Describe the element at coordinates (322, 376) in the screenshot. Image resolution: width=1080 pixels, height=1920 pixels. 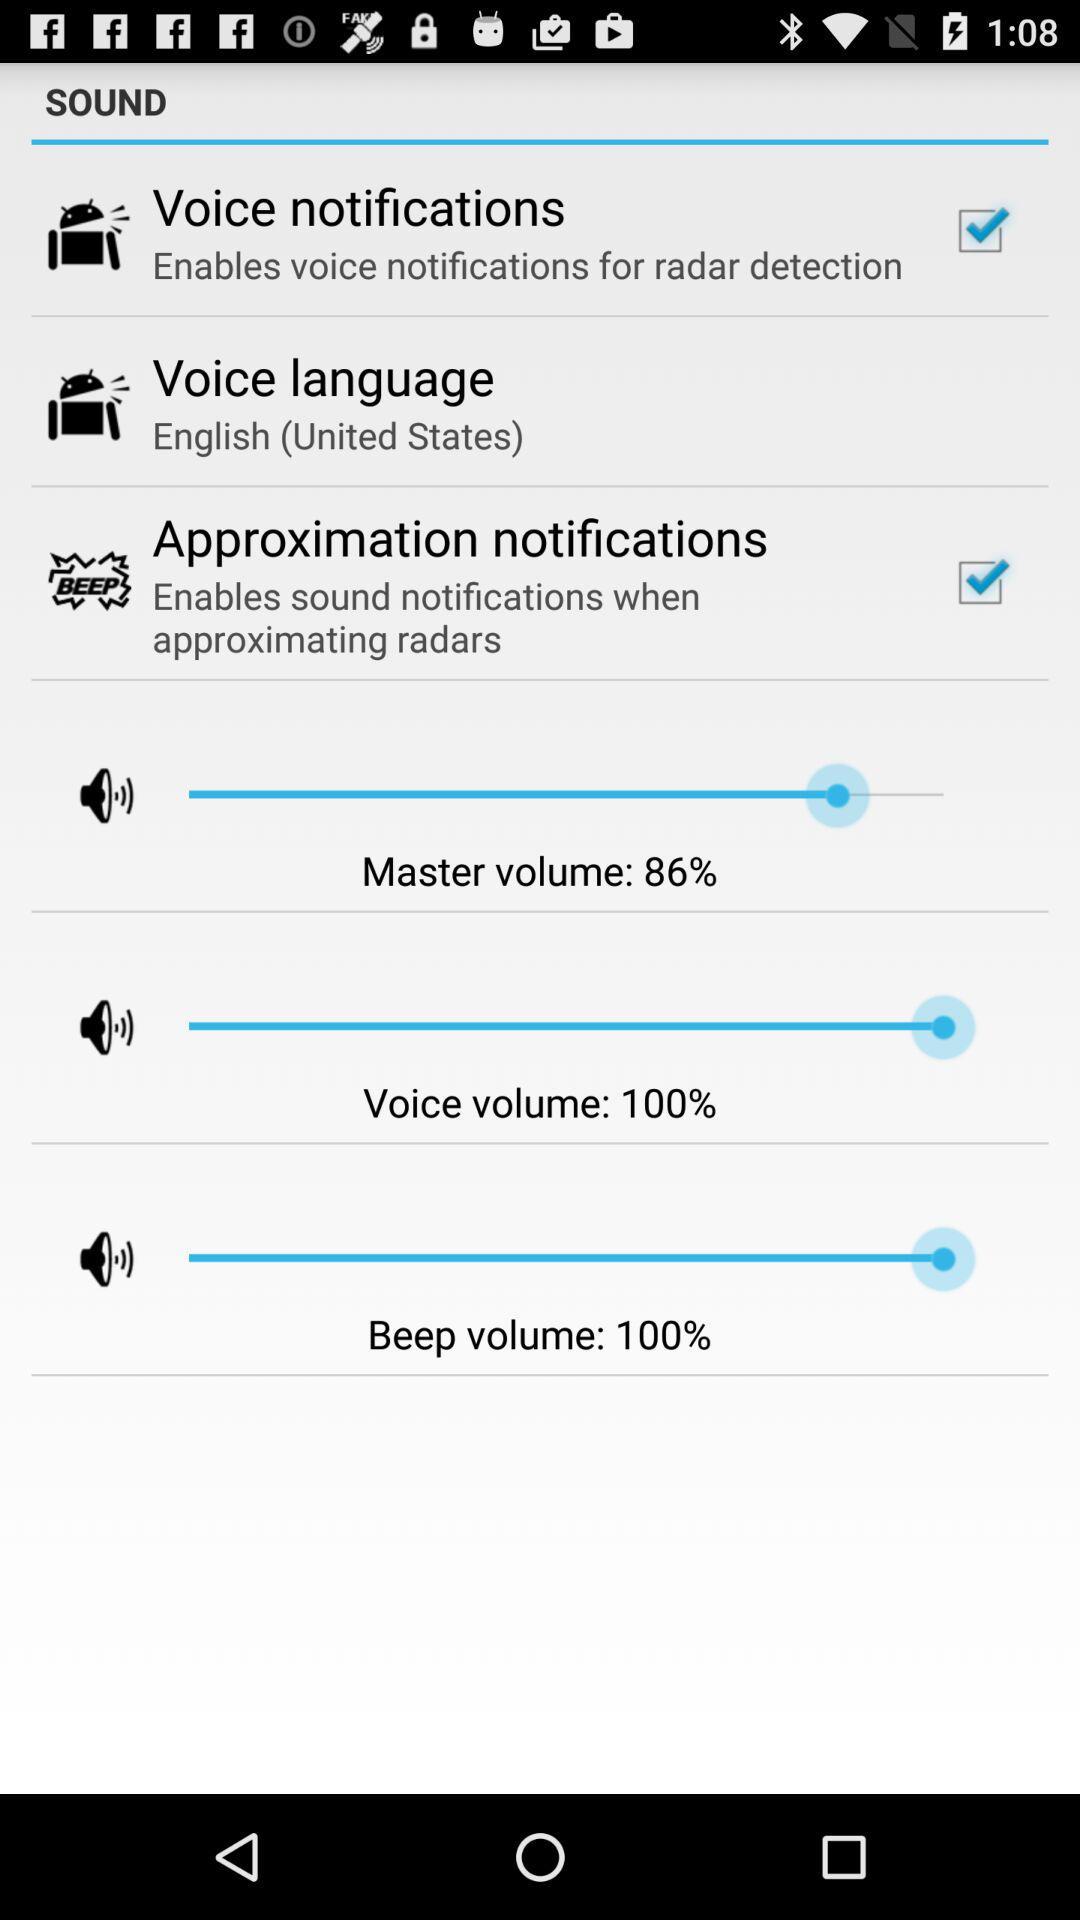
I see `icon above the english (united states) item` at that location.